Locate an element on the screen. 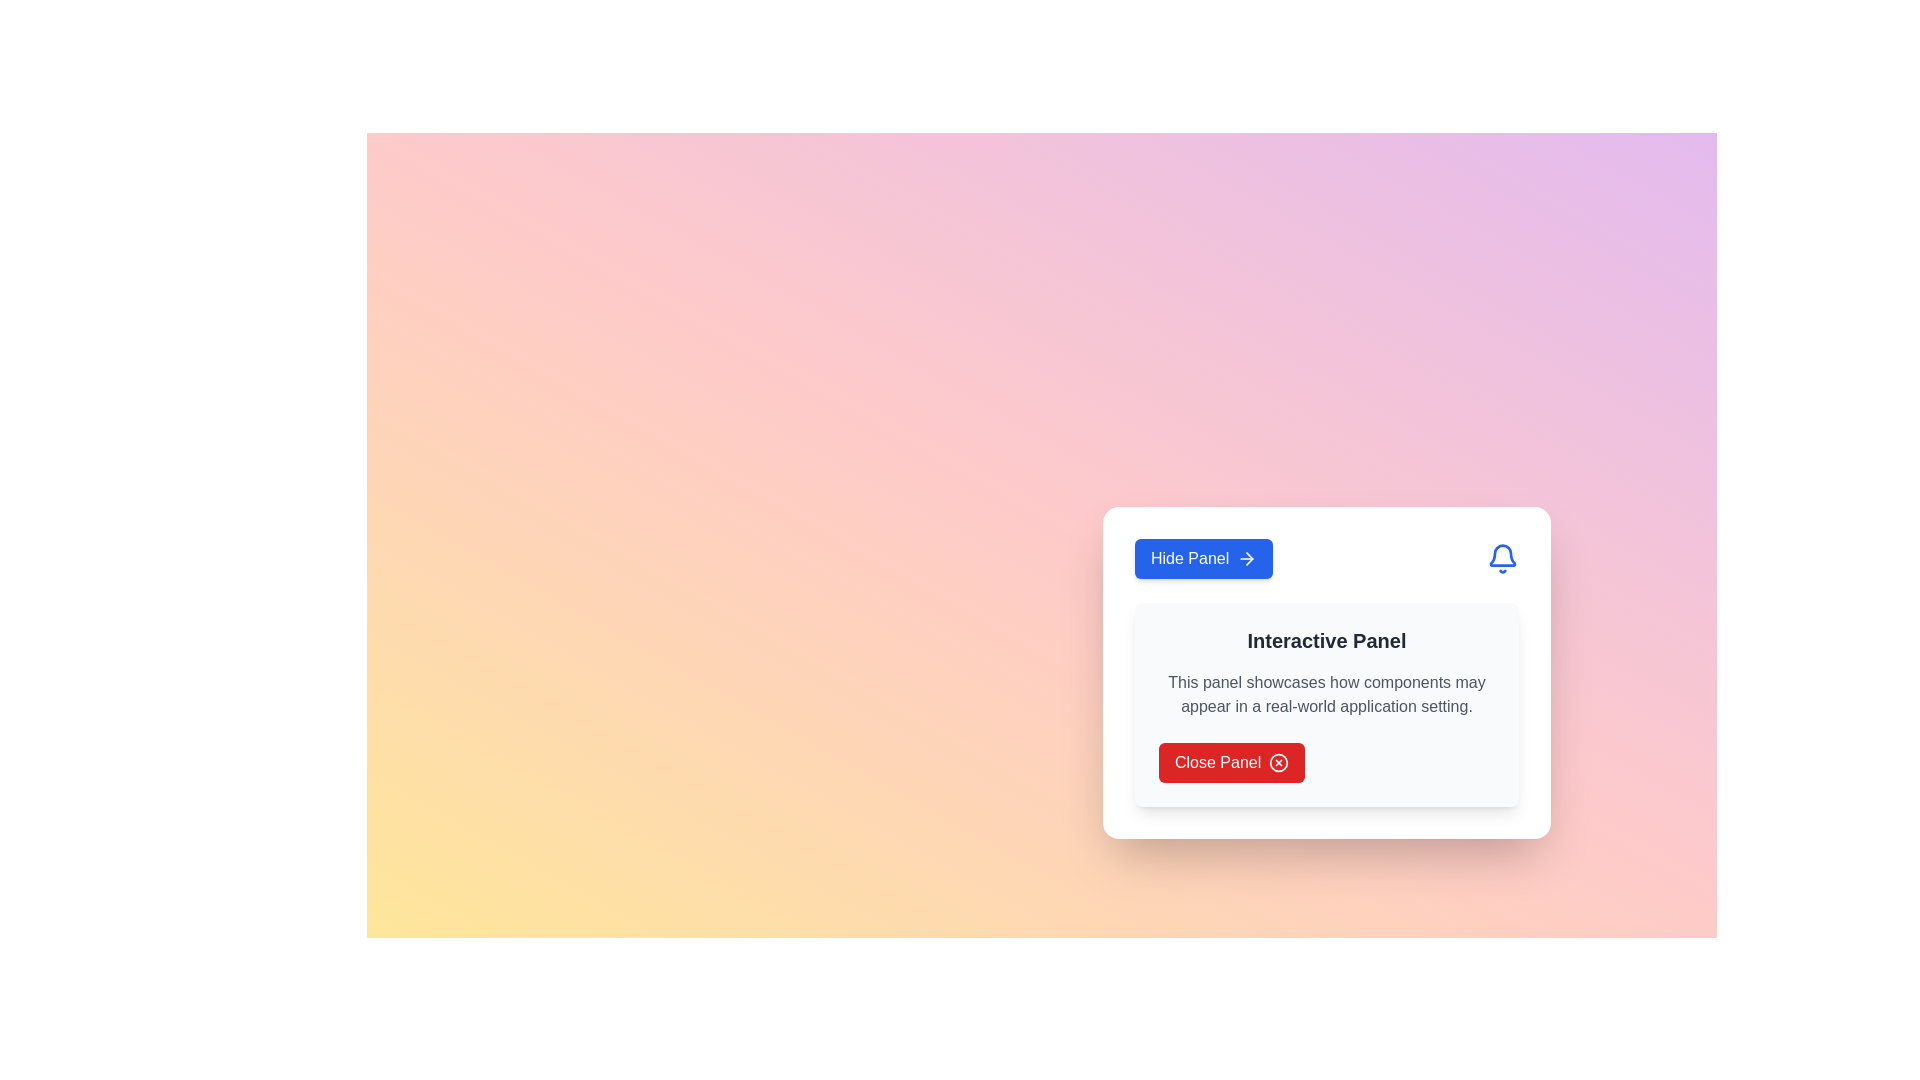 This screenshot has height=1080, width=1920. the blue outlined bell icon located on the right side of the header section is located at coordinates (1502, 559).